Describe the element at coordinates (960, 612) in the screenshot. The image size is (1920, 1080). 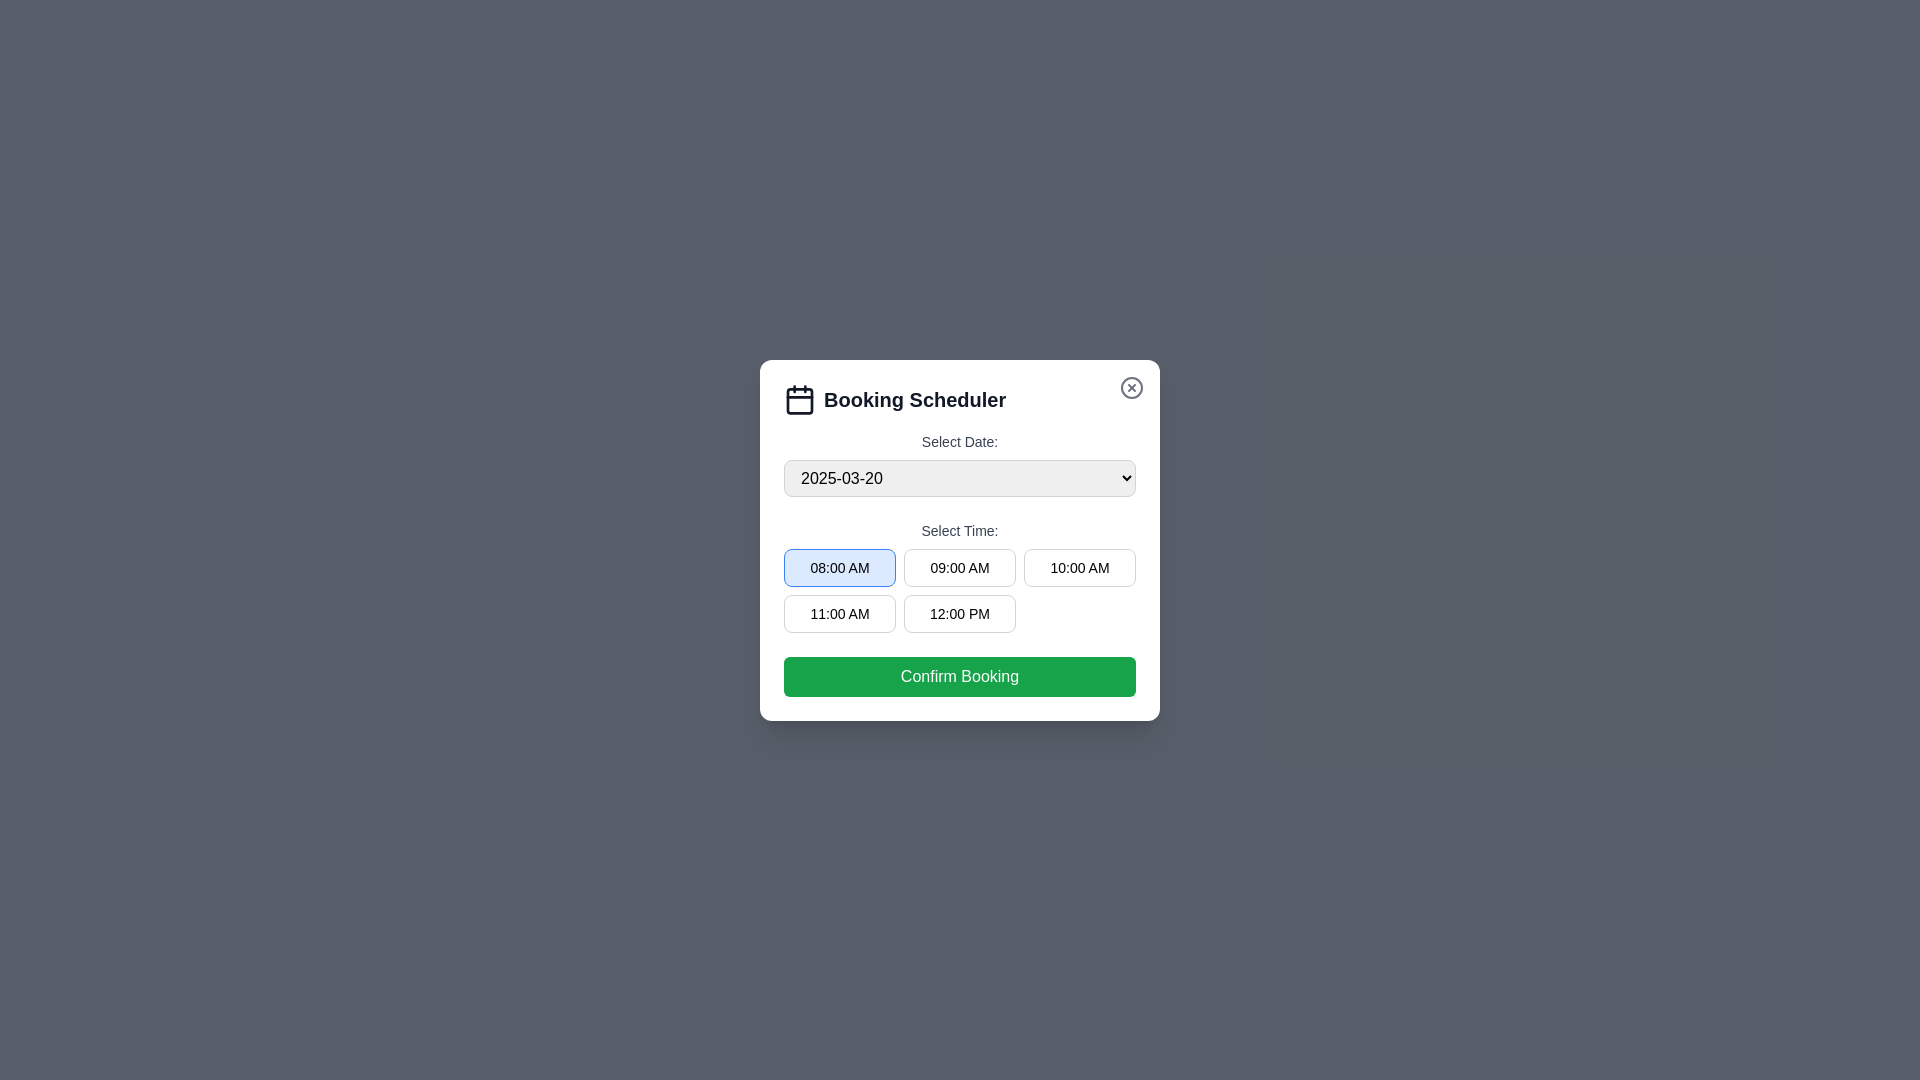
I see `the '12:00 PM' time selection button in the booking scheduler interface` at that location.